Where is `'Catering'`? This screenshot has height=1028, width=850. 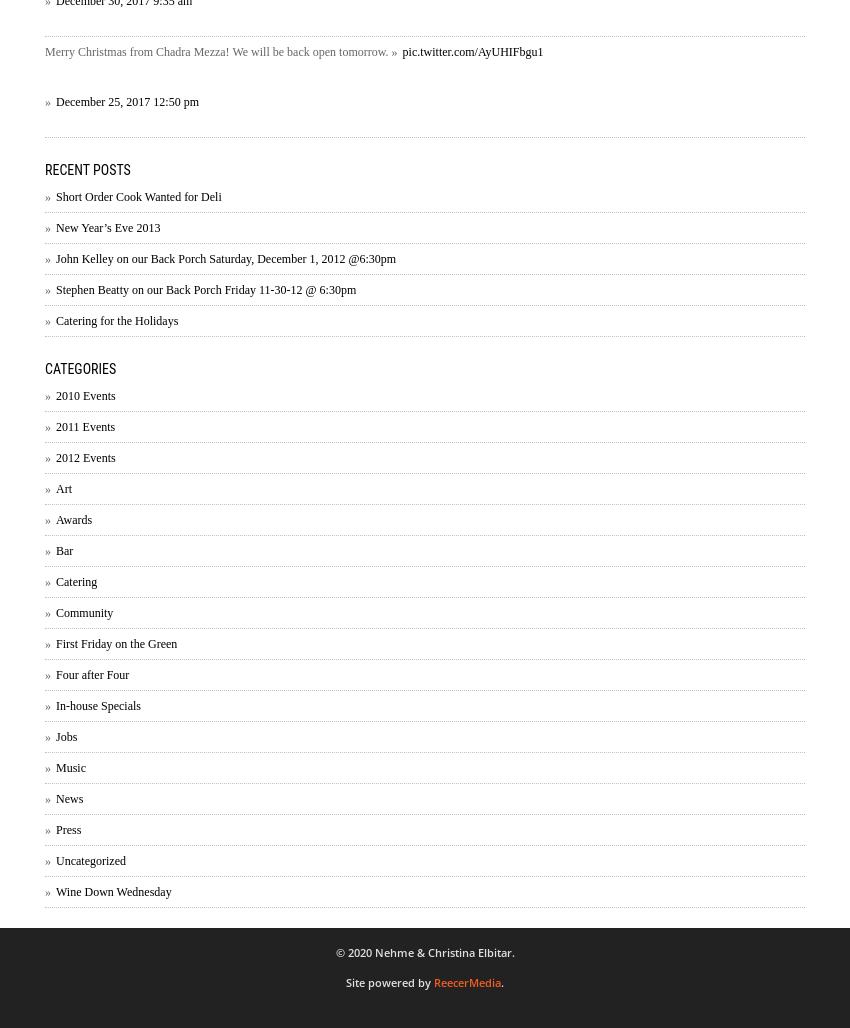 'Catering' is located at coordinates (76, 580).